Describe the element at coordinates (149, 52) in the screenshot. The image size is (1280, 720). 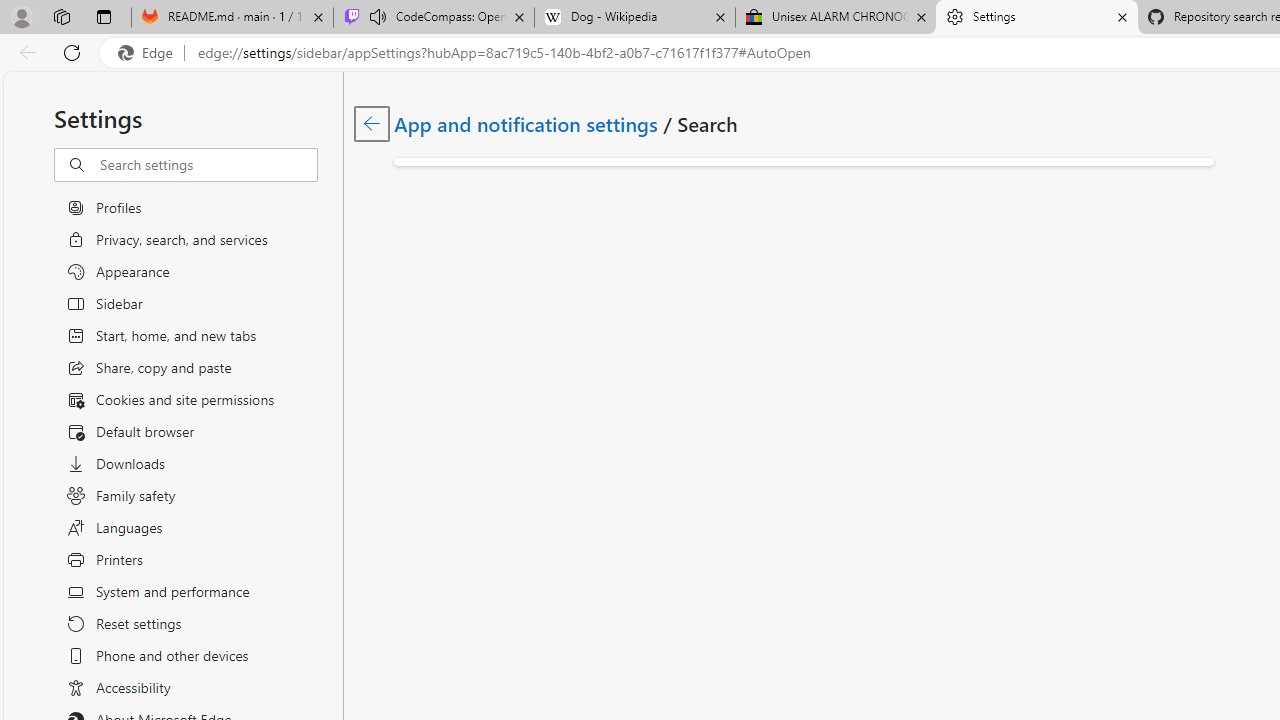
I see `'Edge'` at that location.